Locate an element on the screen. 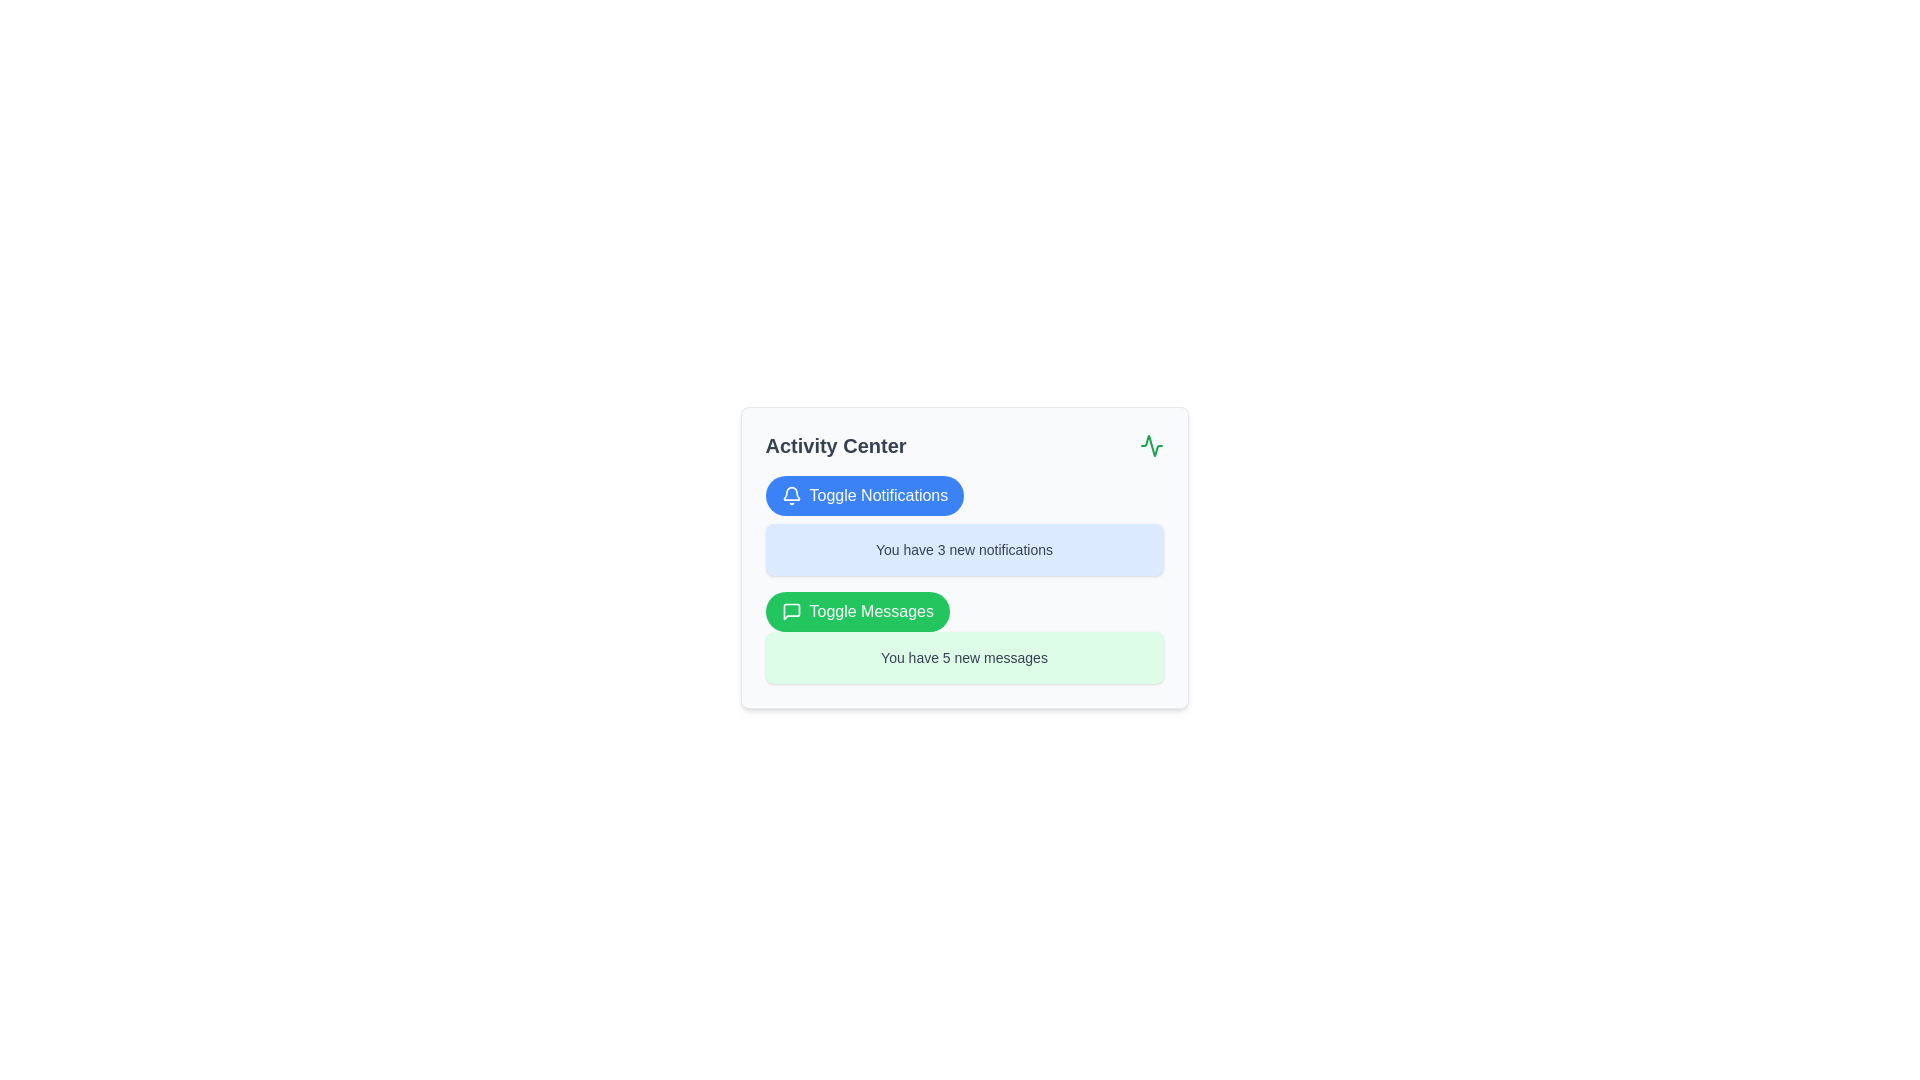  the blue bell-shaped notification icon located inside the 'Toggle Notifications' button, to the left of the button's text label is located at coordinates (790, 493).